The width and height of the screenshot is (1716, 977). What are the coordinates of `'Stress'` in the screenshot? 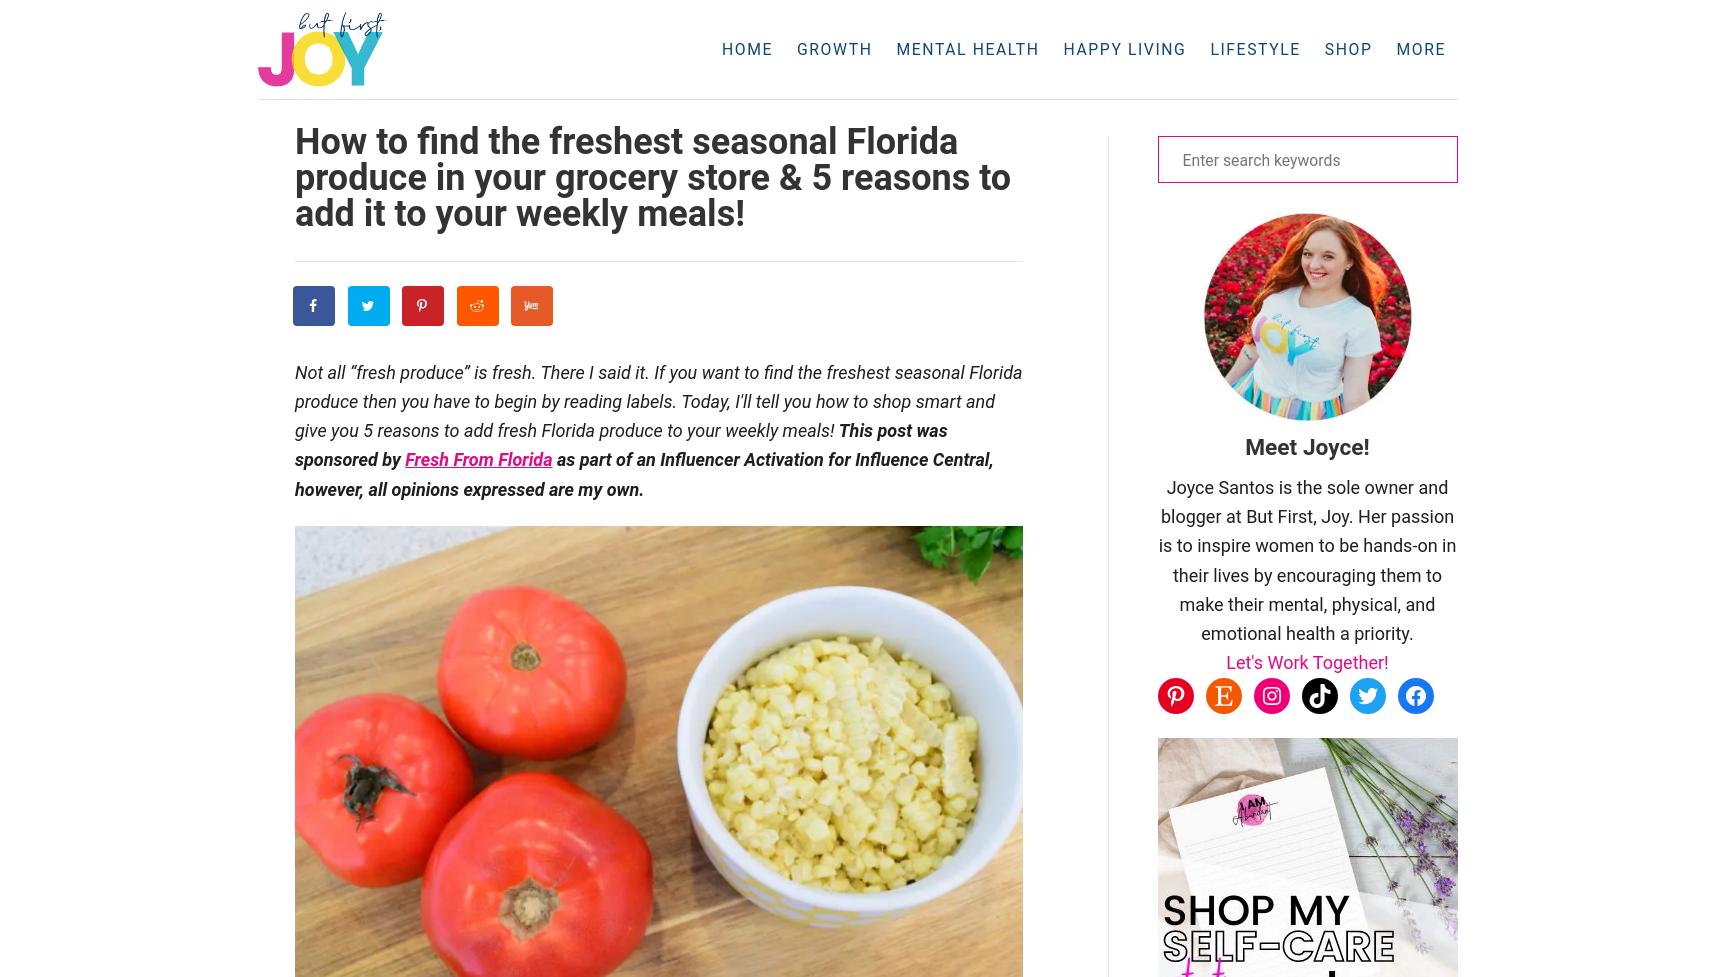 It's located at (941, 140).